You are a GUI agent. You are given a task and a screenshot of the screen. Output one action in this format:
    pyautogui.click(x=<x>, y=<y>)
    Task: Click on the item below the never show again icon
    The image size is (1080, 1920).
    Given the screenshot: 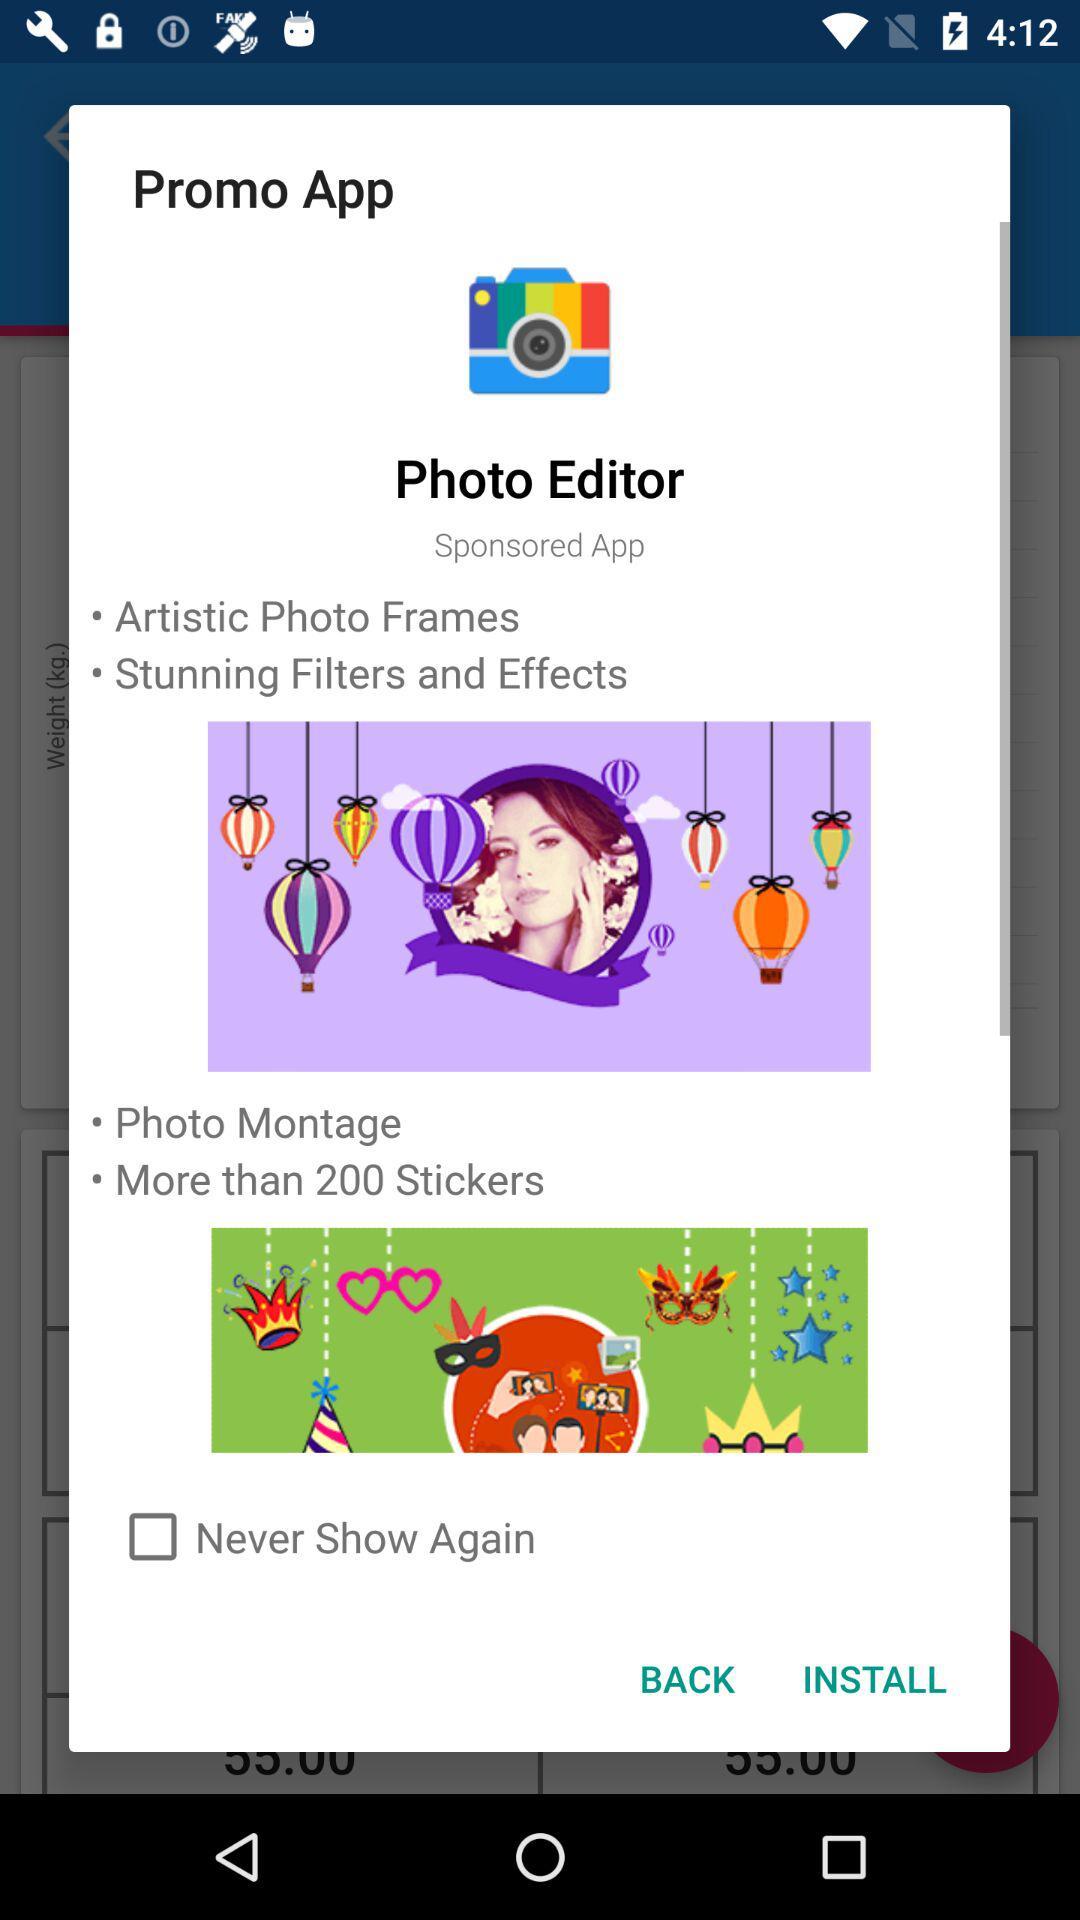 What is the action you would take?
    pyautogui.click(x=873, y=1678)
    